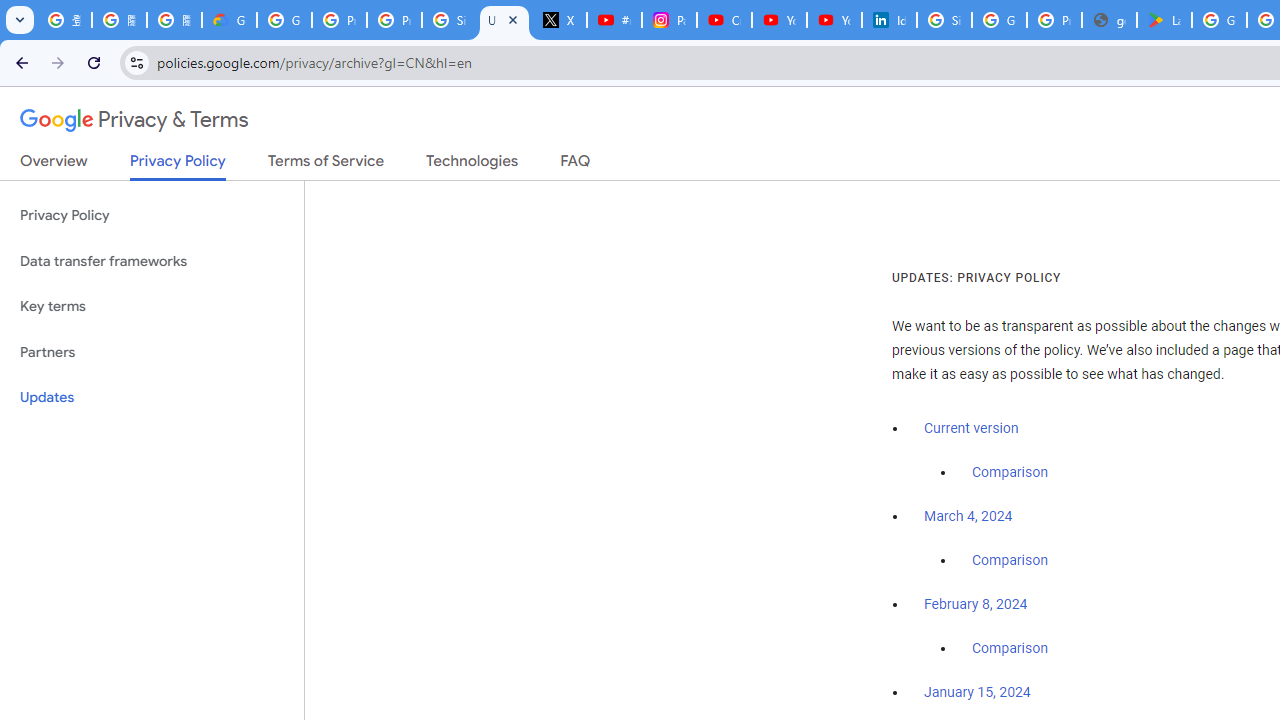 This screenshot has height=720, width=1280. Describe the element at coordinates (976, 604) in the screenshot. I see `'February 8, 2024'` at that location.